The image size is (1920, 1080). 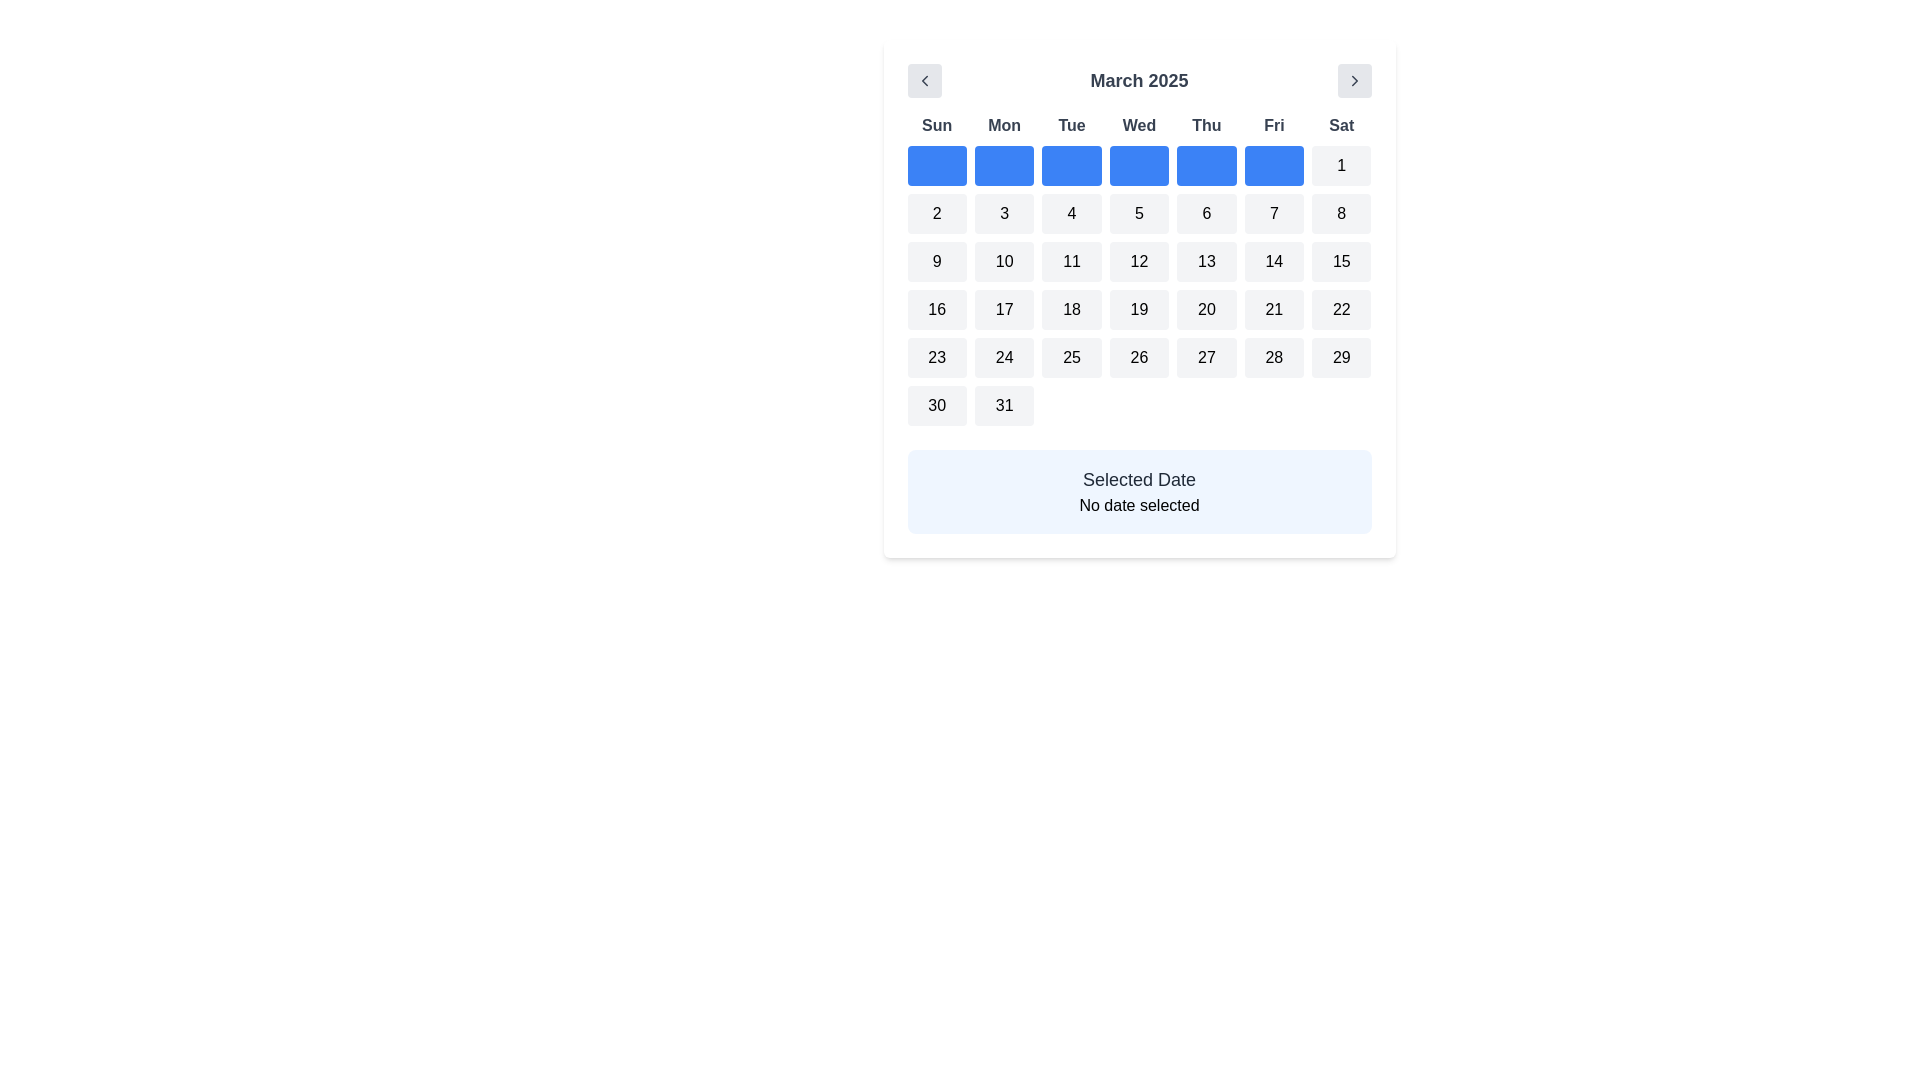 I want to click on the static text label displaying 'Fri' in bold gray font, which is positioned in the second row and sixth column of the calendar interface, so click(x=1273, y=126).